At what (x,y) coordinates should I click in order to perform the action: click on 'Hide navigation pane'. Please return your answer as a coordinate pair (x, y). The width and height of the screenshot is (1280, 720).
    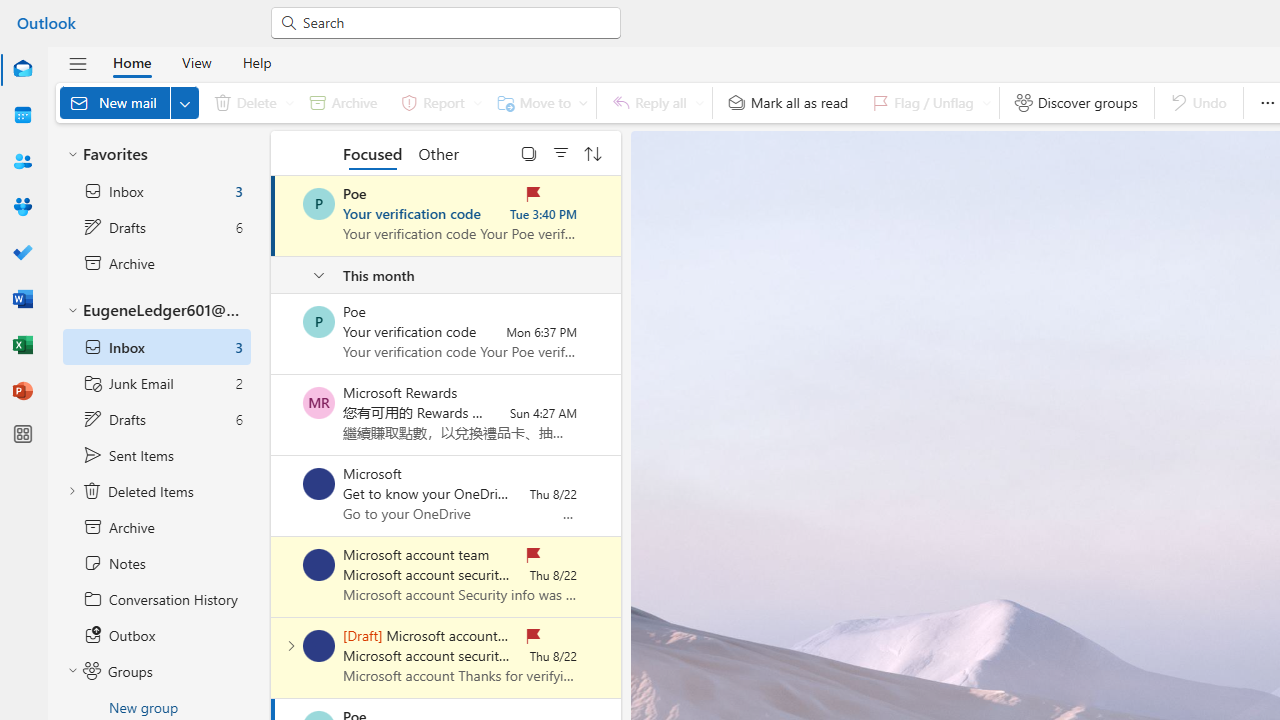
    Looking at the image, I should click on (78, 62).